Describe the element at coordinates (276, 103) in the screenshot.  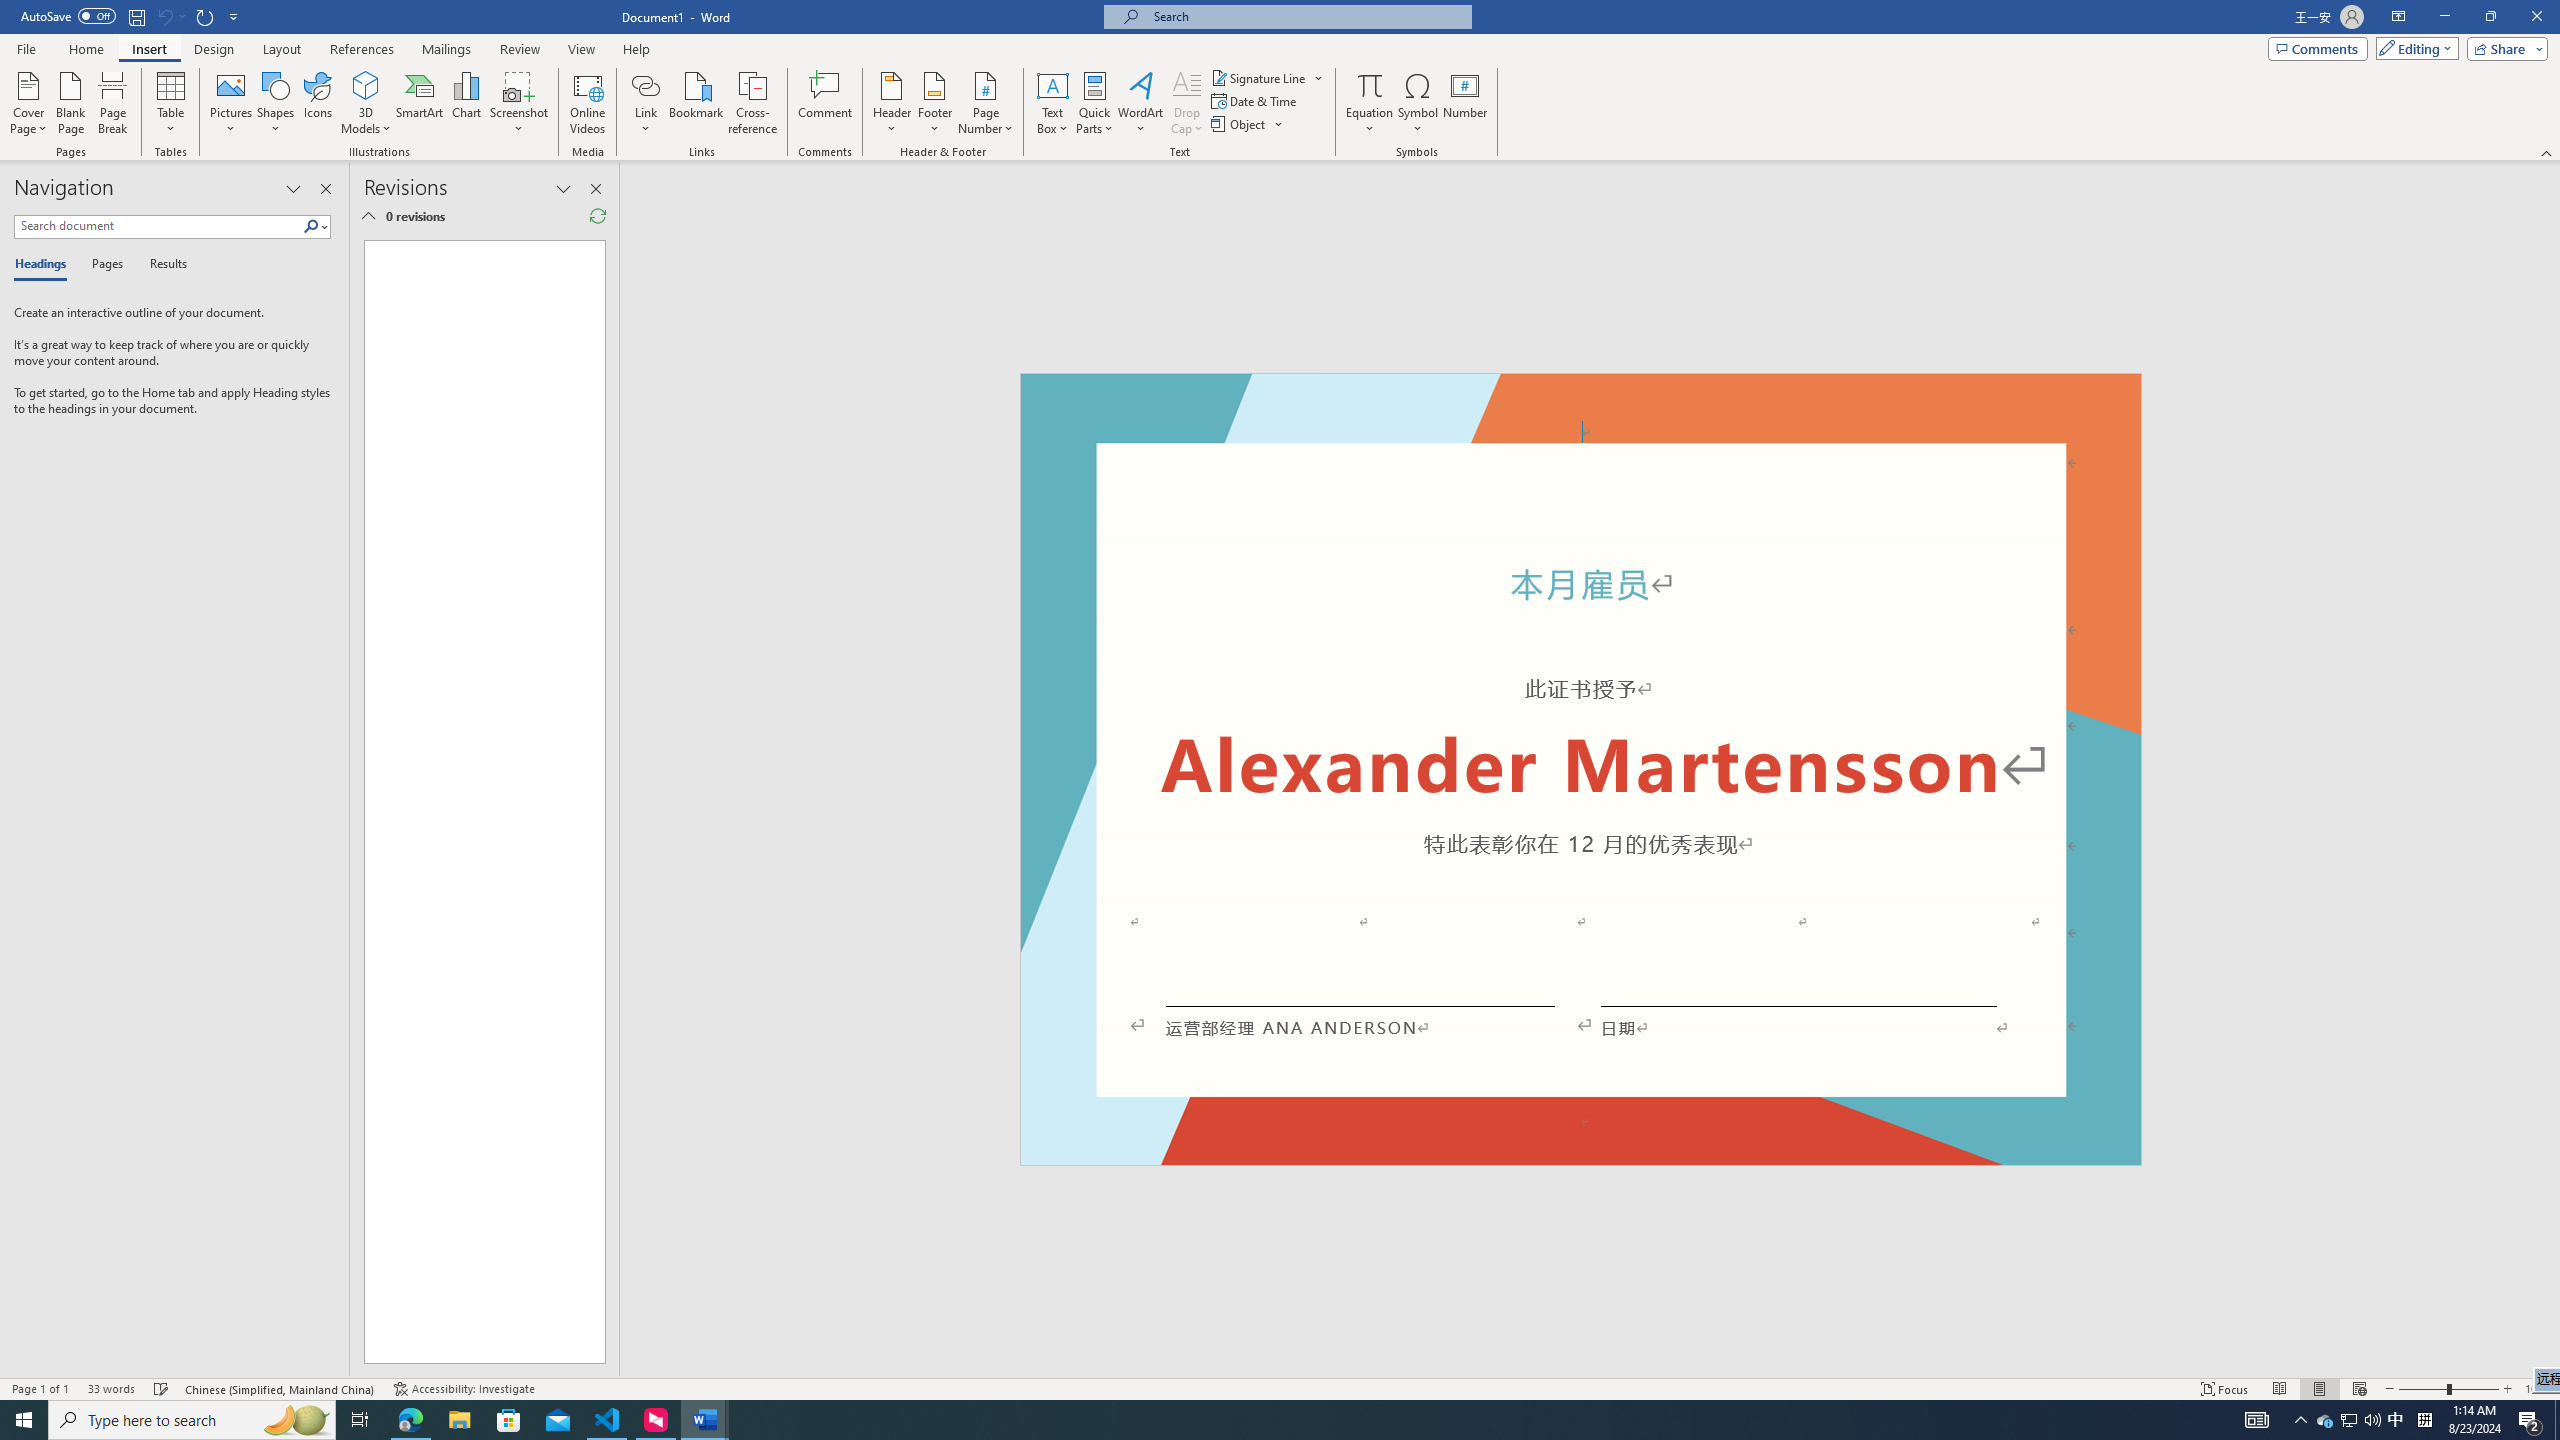
I see `'Shapes'` at that location.